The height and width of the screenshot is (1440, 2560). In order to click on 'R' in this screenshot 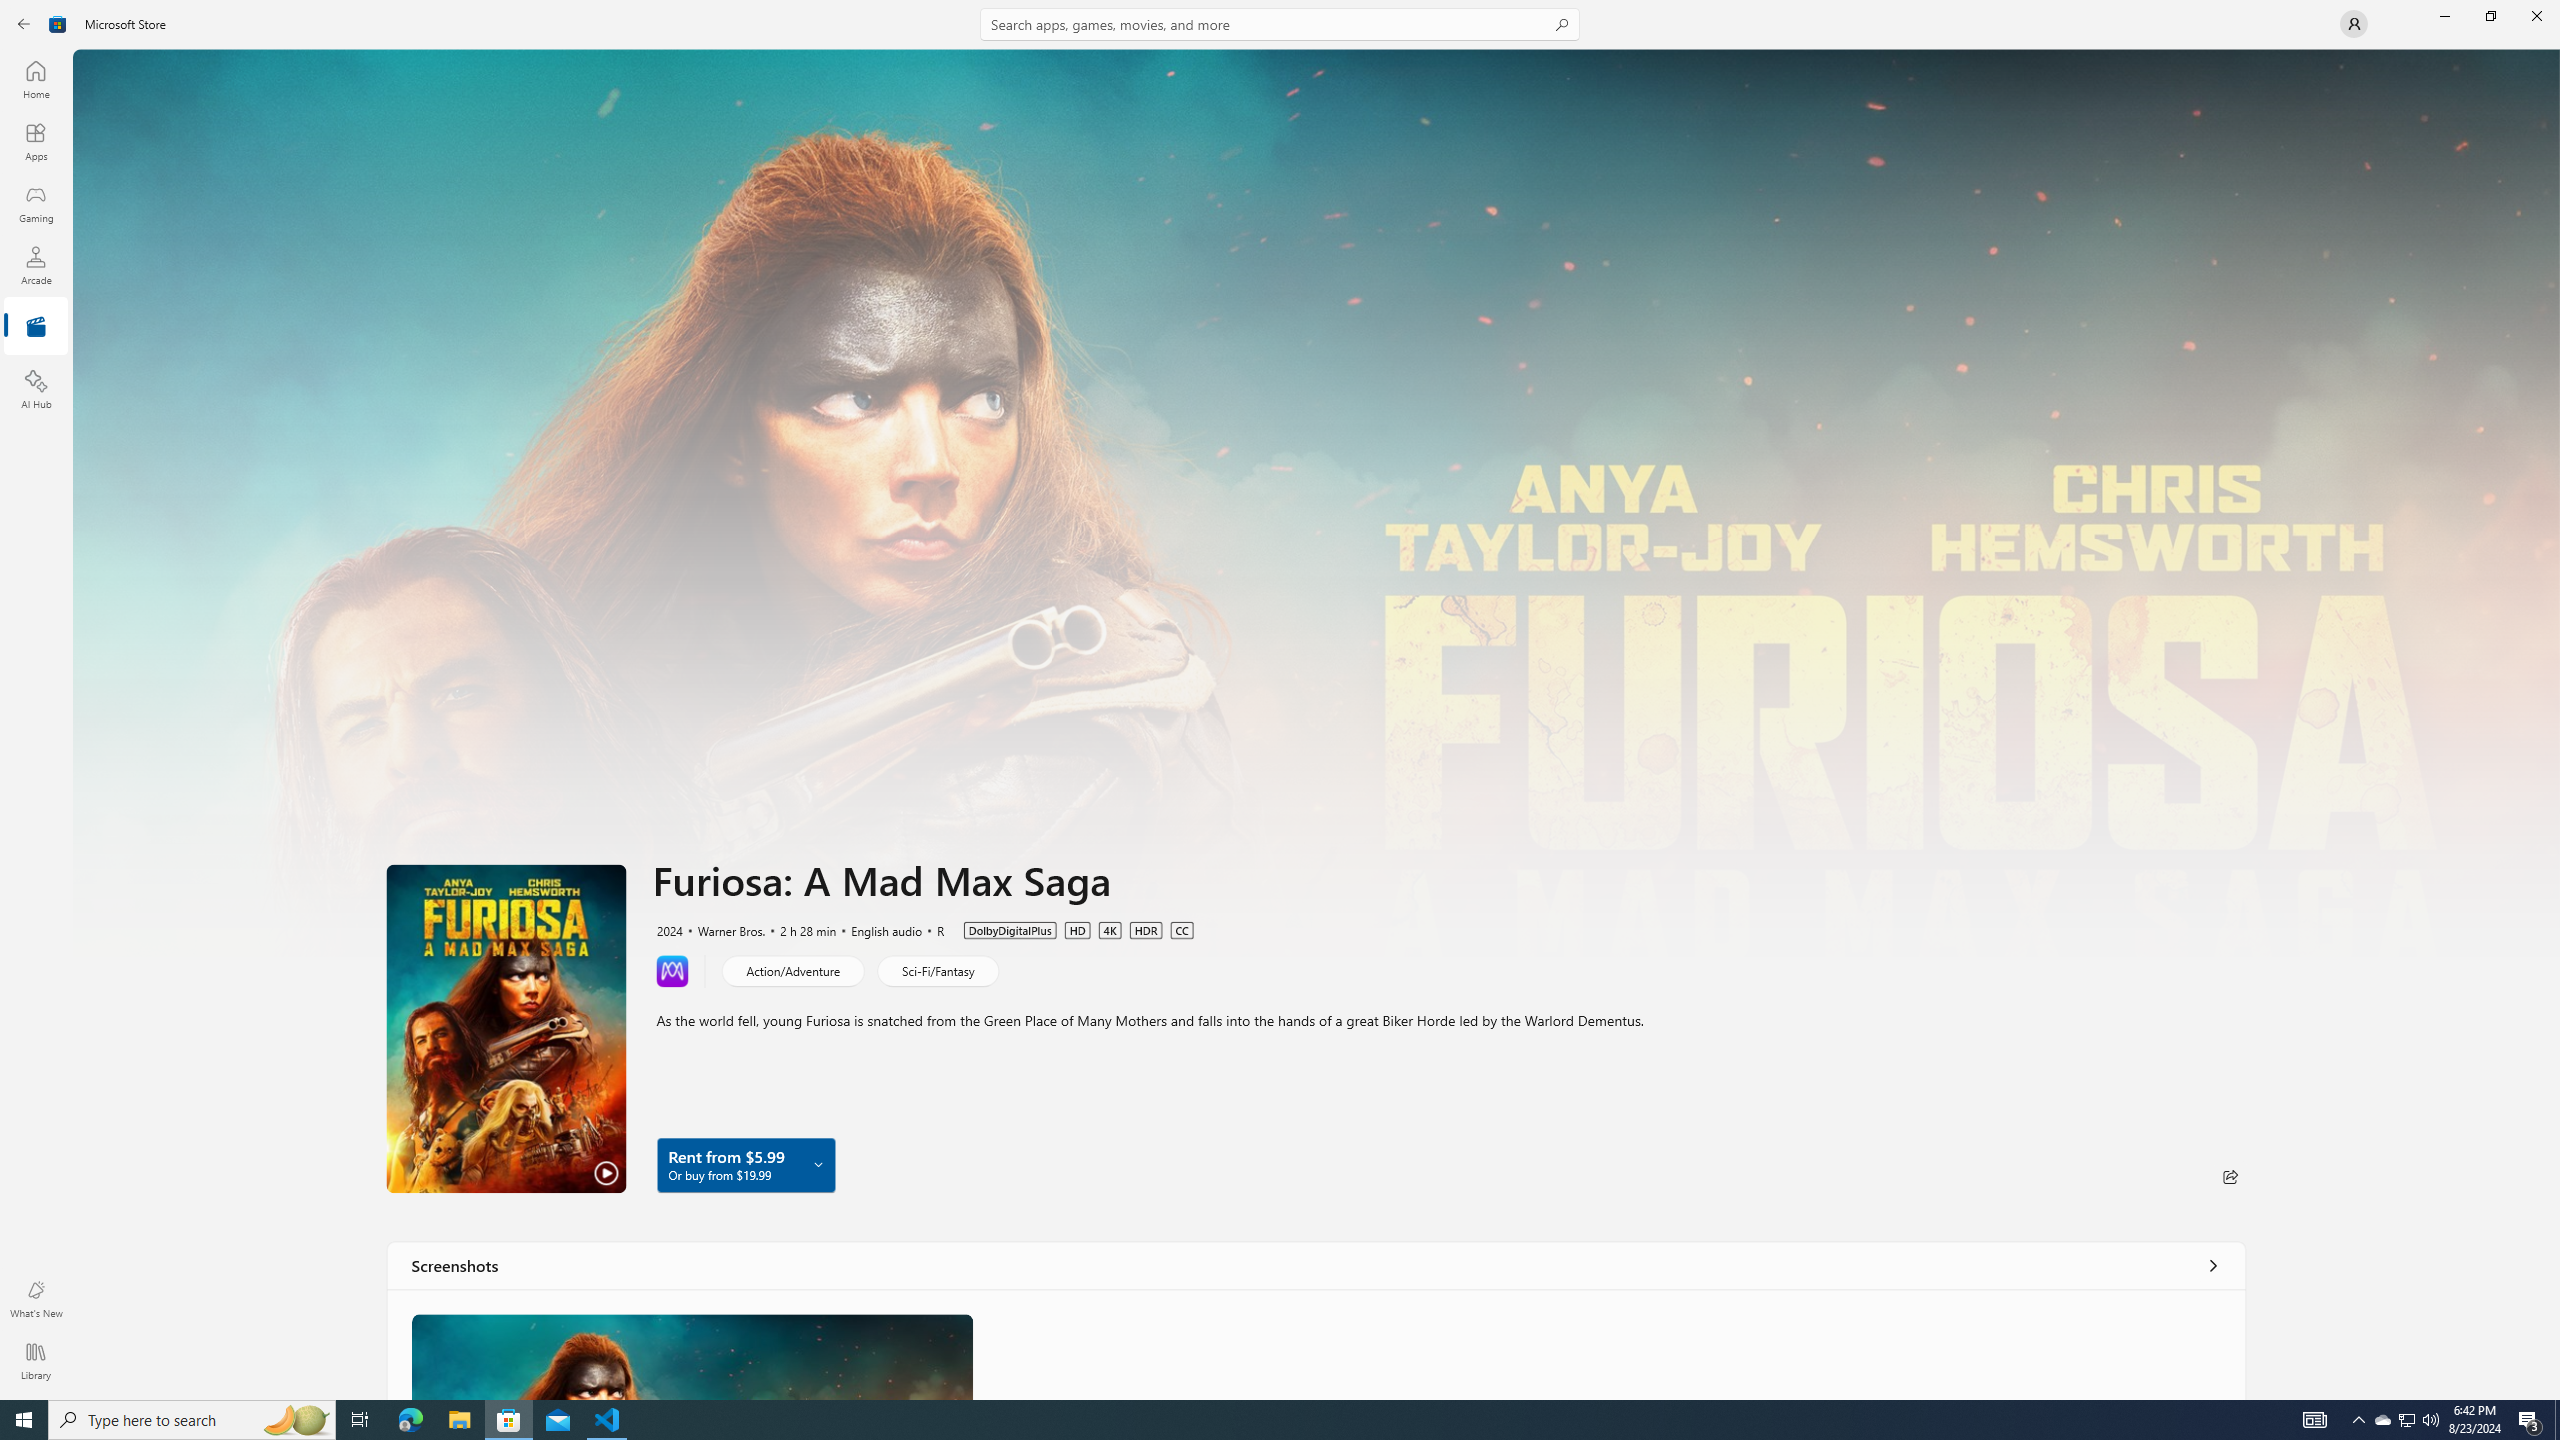, I will do `click(930, 928)`.